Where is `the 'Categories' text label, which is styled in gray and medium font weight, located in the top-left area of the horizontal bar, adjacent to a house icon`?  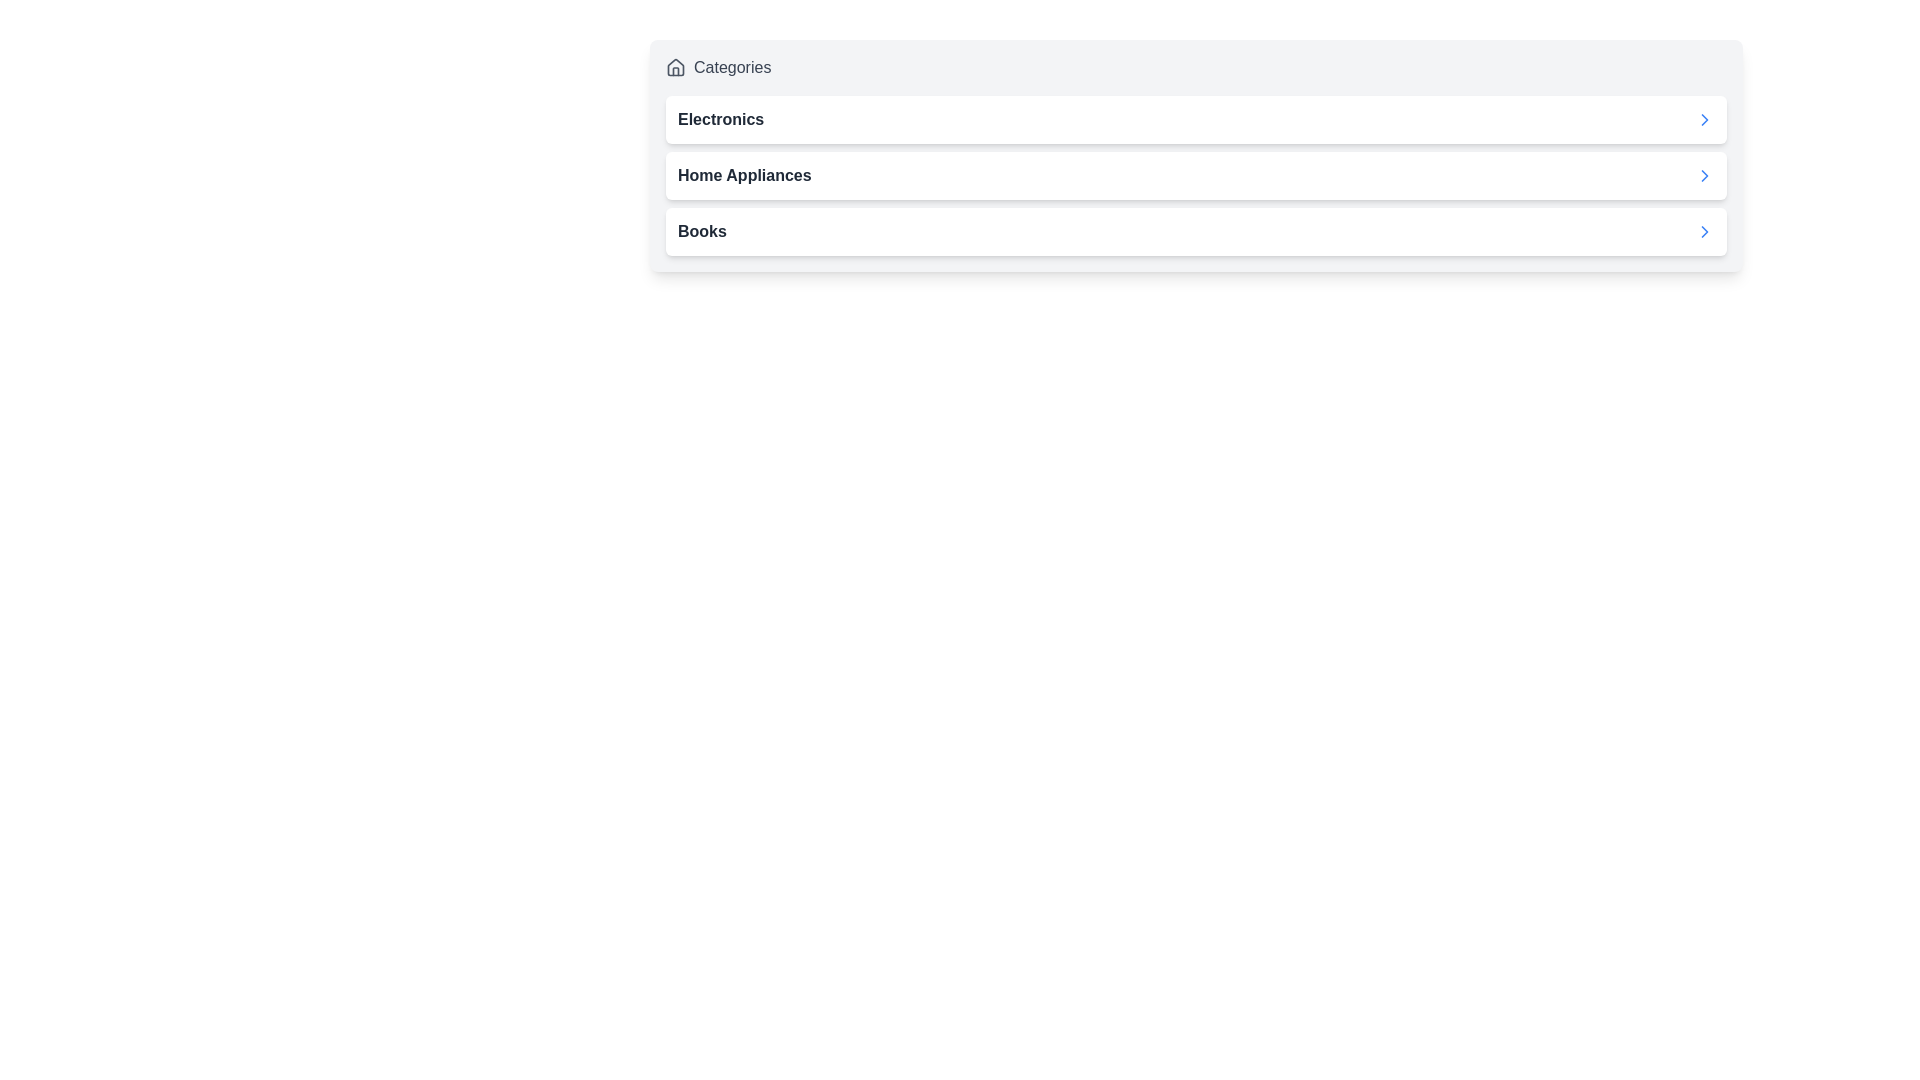 the 'Categories' text label, which is styled in gray and medium font weight, located in the top-left area of the horizontal bar, adjacent to a house icon is located at coordinates (731, 67).